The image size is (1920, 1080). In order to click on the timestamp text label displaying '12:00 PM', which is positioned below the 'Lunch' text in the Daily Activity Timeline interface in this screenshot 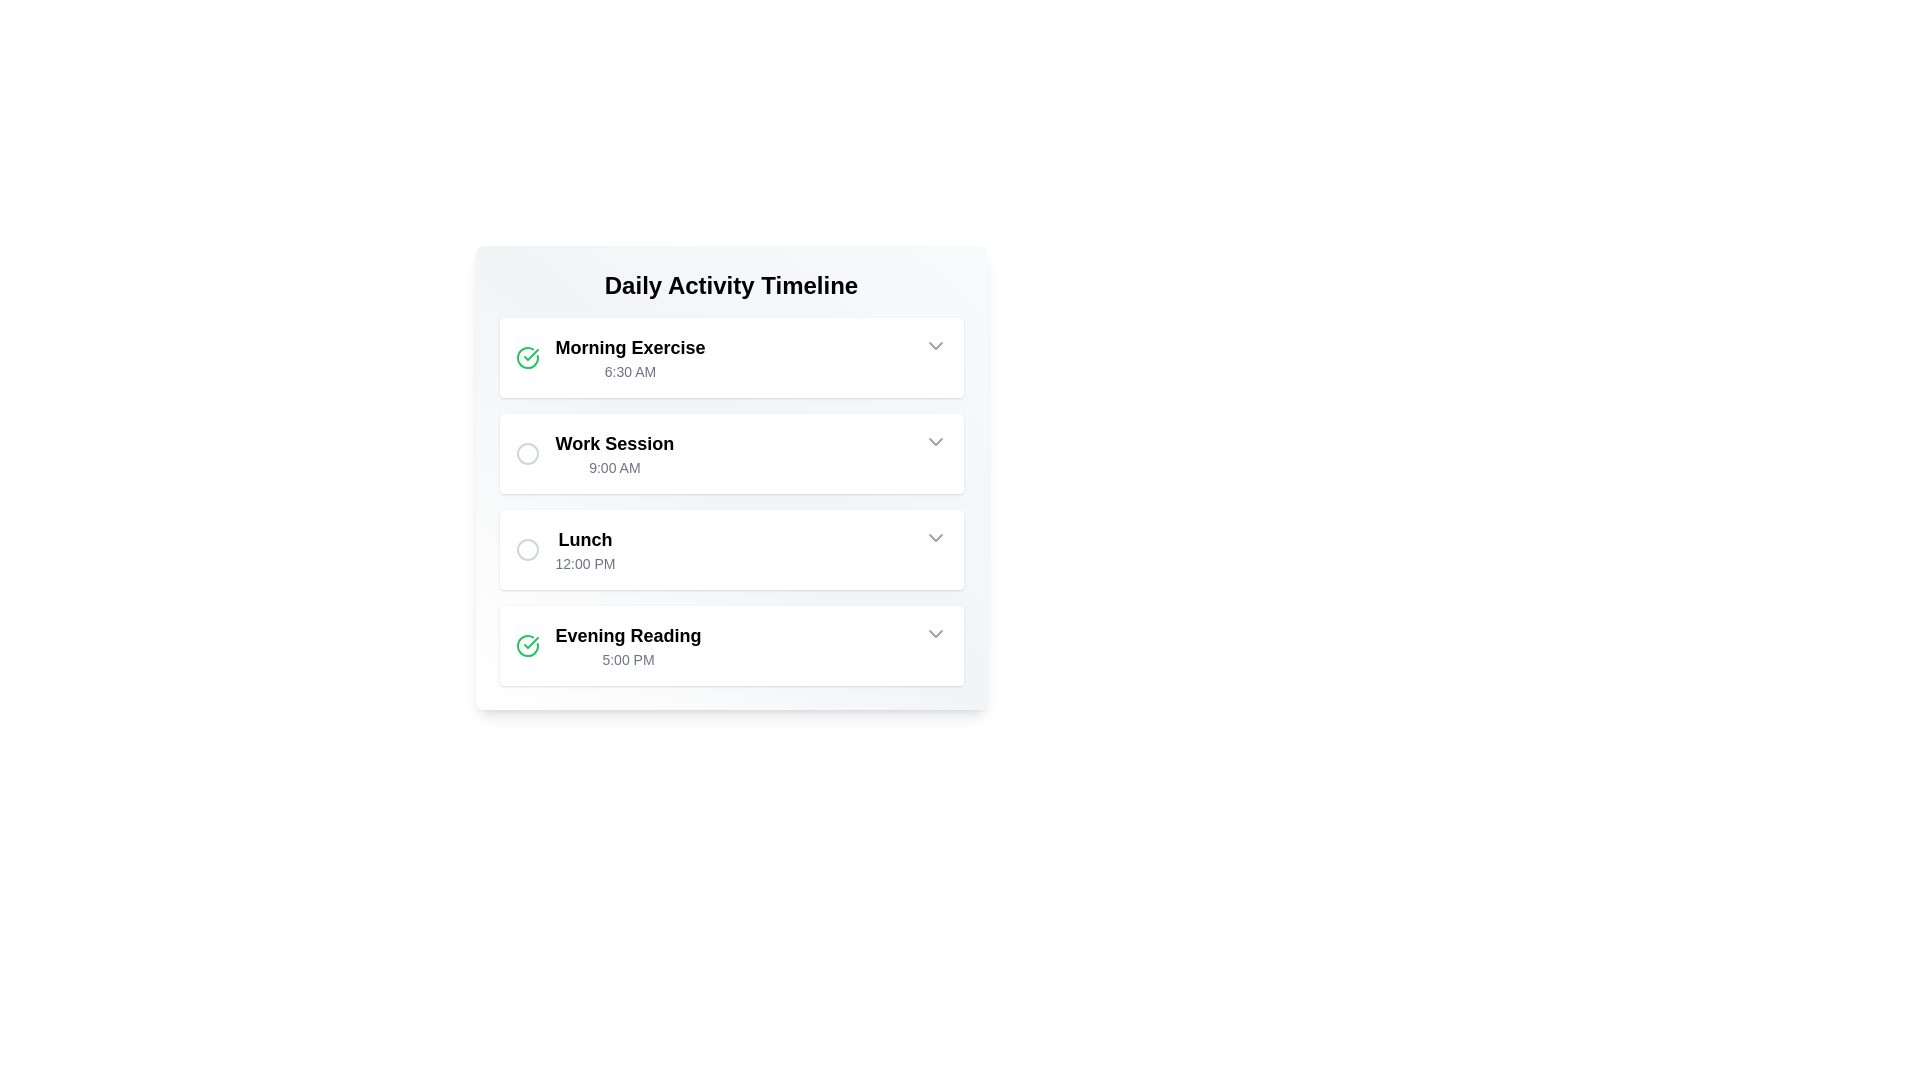, I will do `click(584, 563)`.